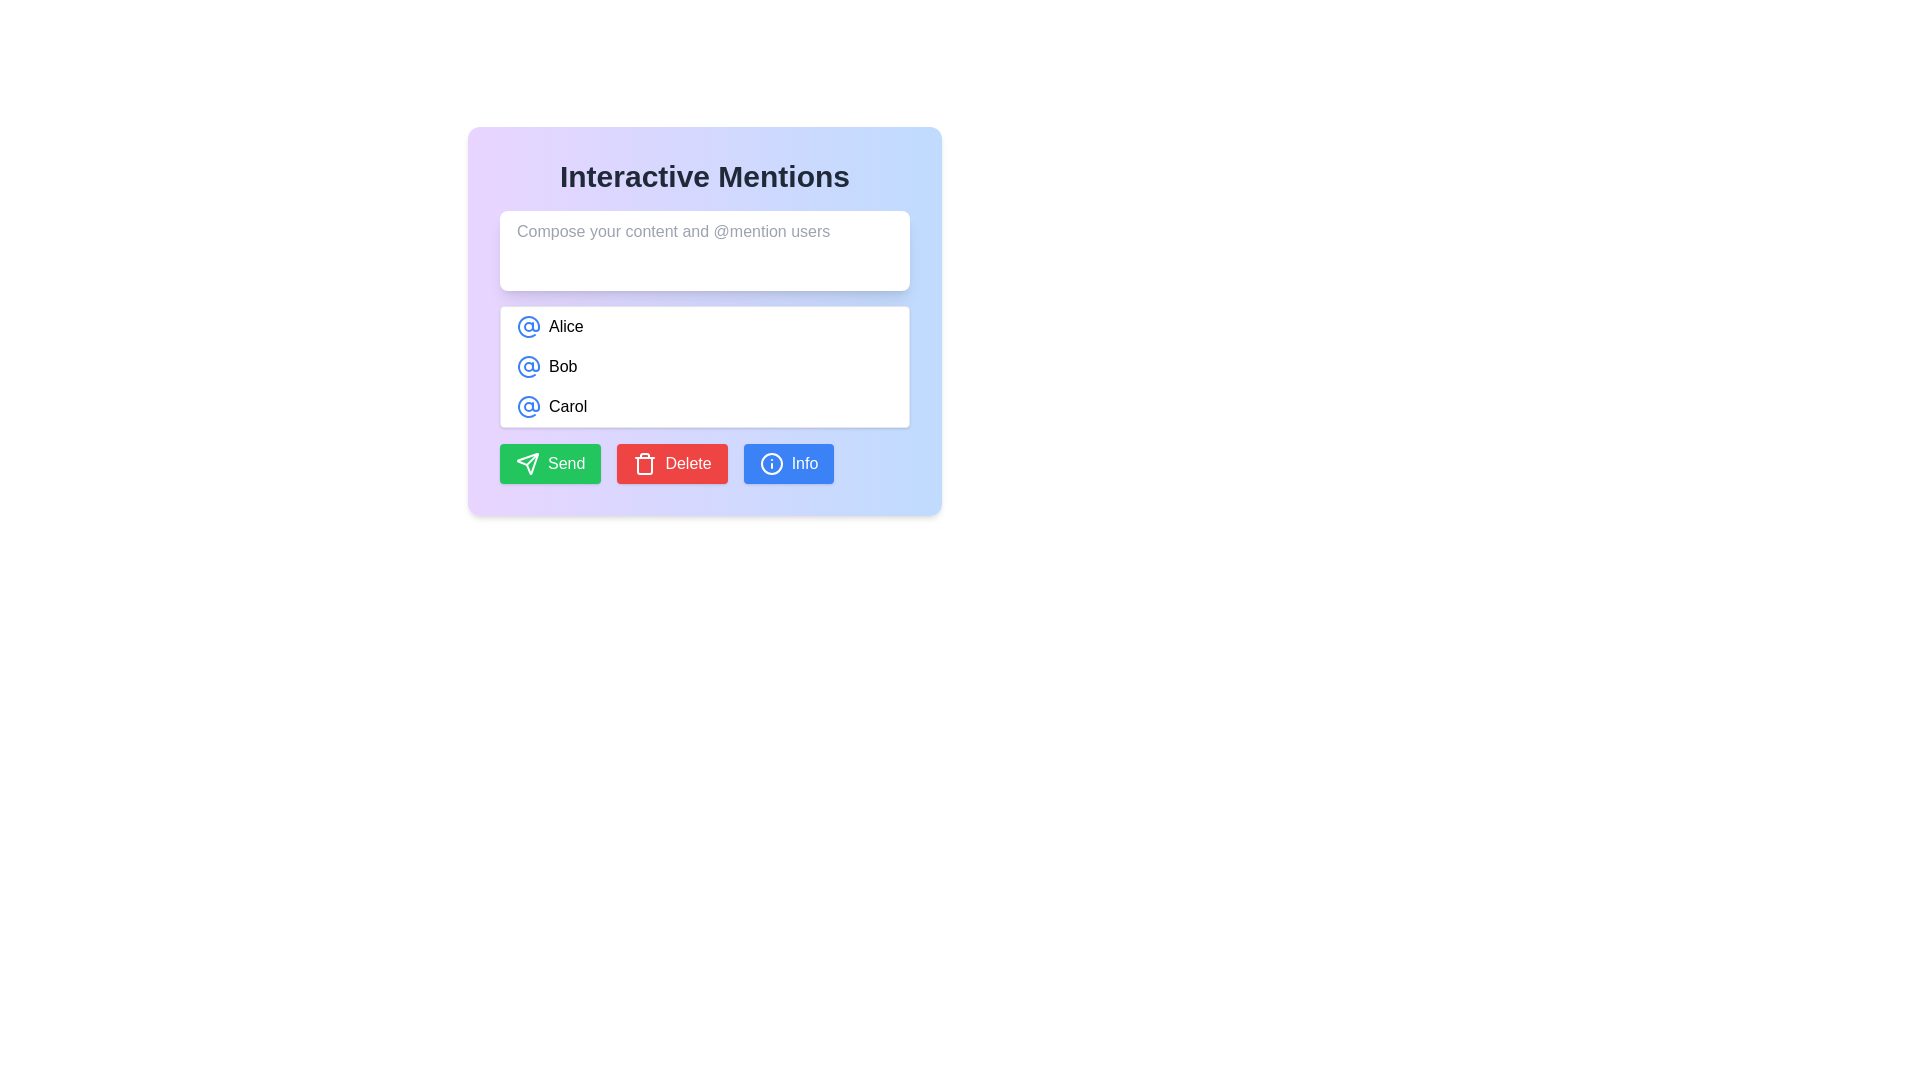 The height and width of the screenshot is (1080, 1920). Describe the element at coordinates (705, 463) in the screenshot. I see `the button from the Interactive Button Group located at the bottom of the main card interface, centered horizontally below user mentions such as 'Alice', 'Bob', and 'Carol'` at that location.